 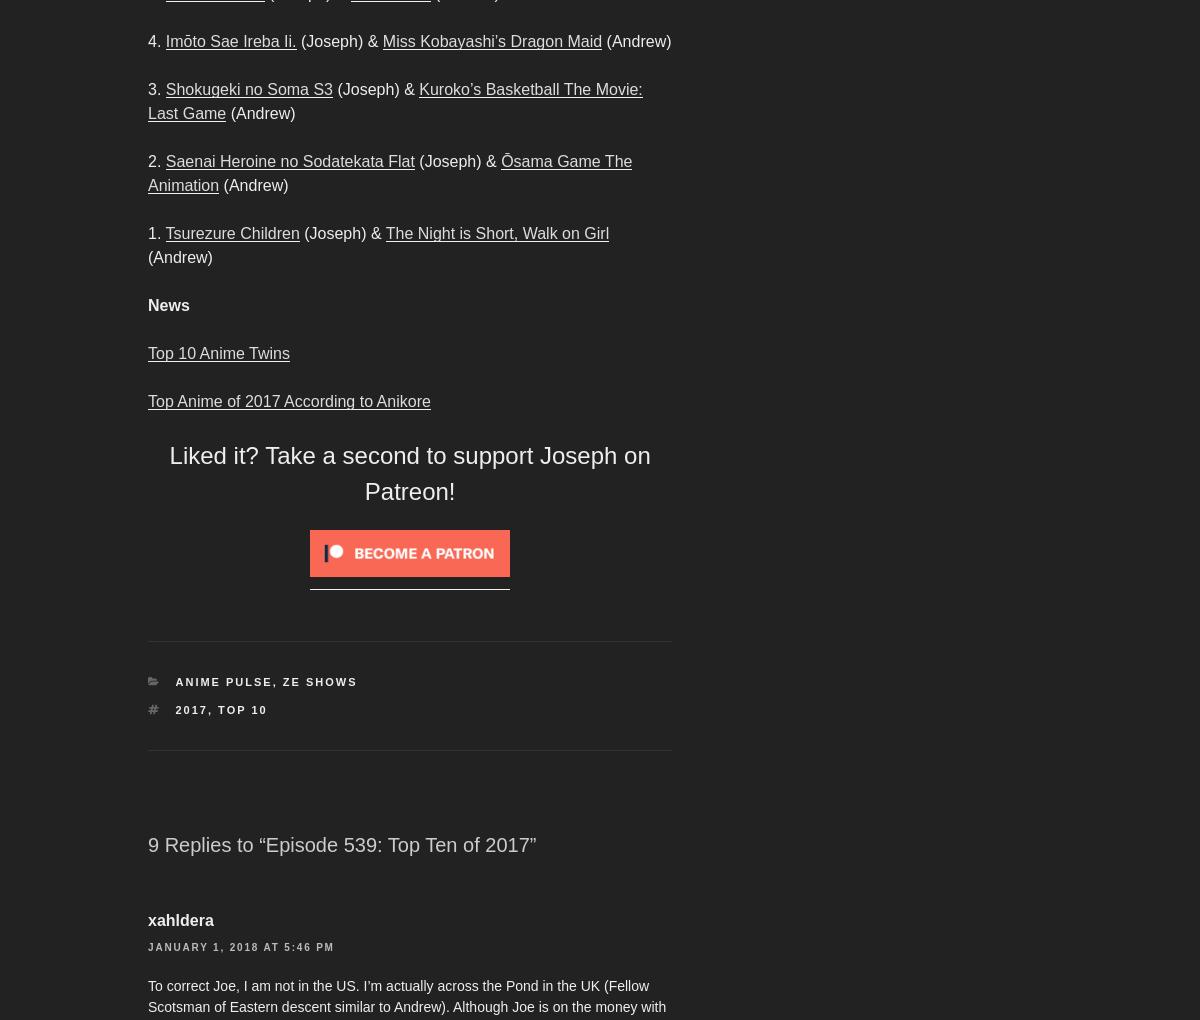 I want to click on 'Top 10 Anime Twins', so click(x=218, y=352).